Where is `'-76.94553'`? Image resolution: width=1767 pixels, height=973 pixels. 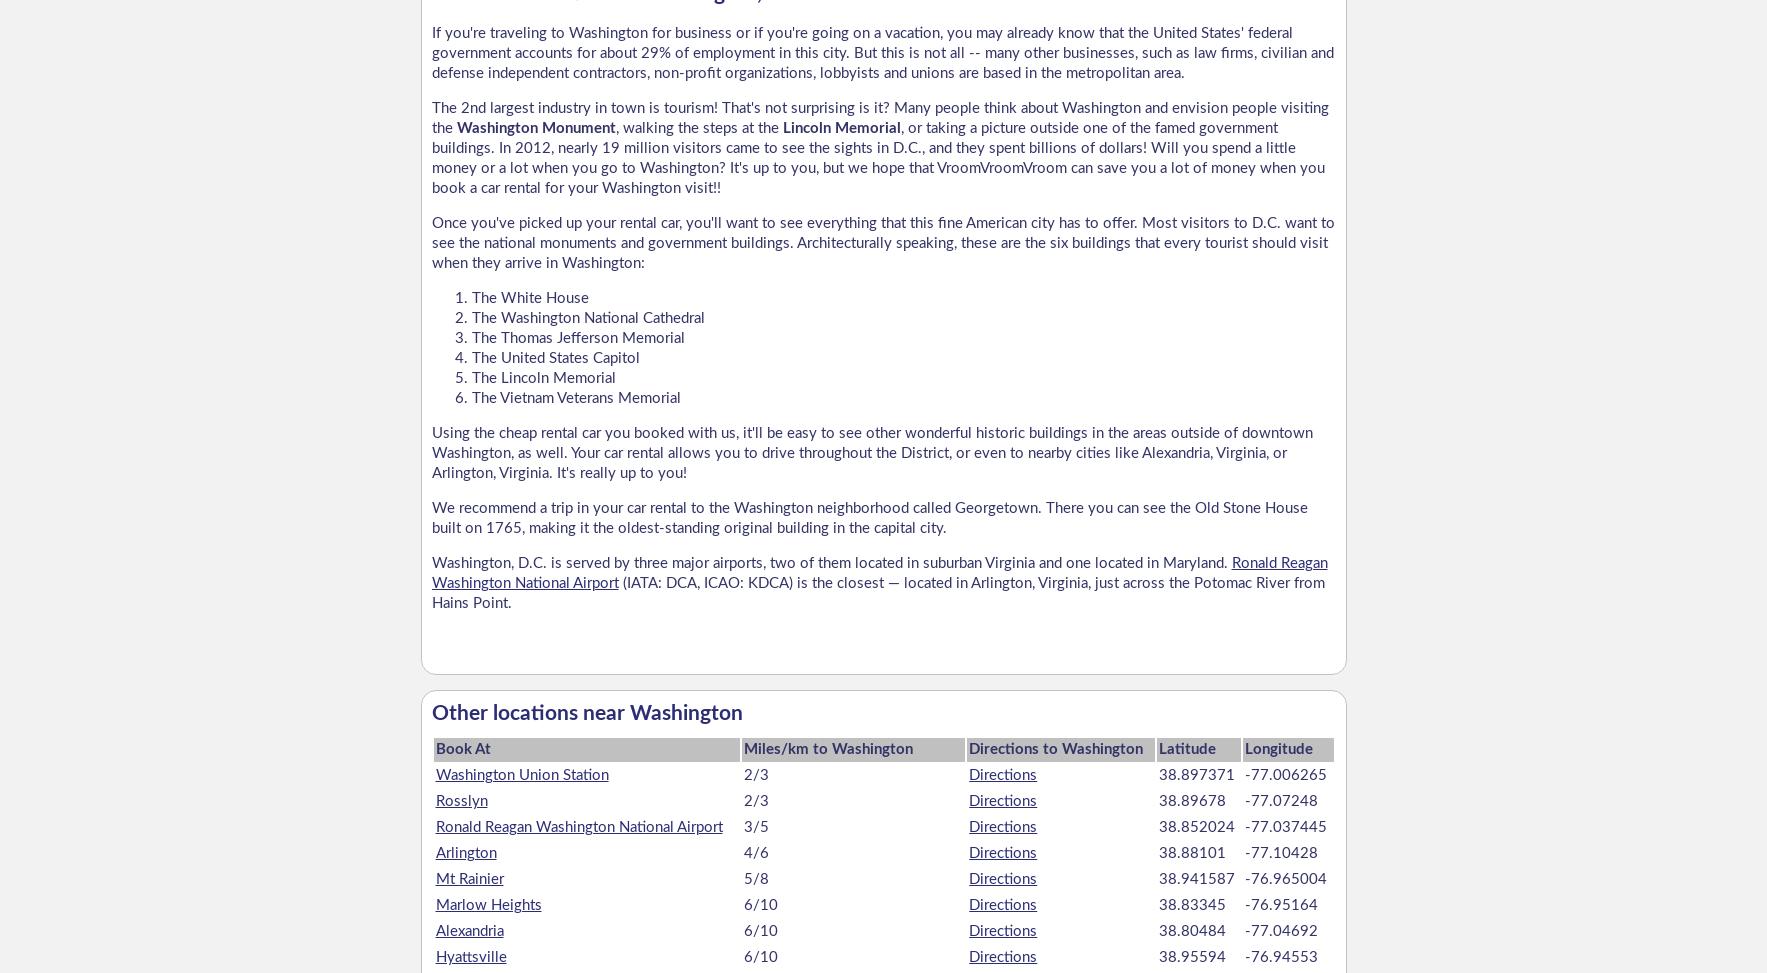
'-76.94553' is located at coordinates (1279, 955).